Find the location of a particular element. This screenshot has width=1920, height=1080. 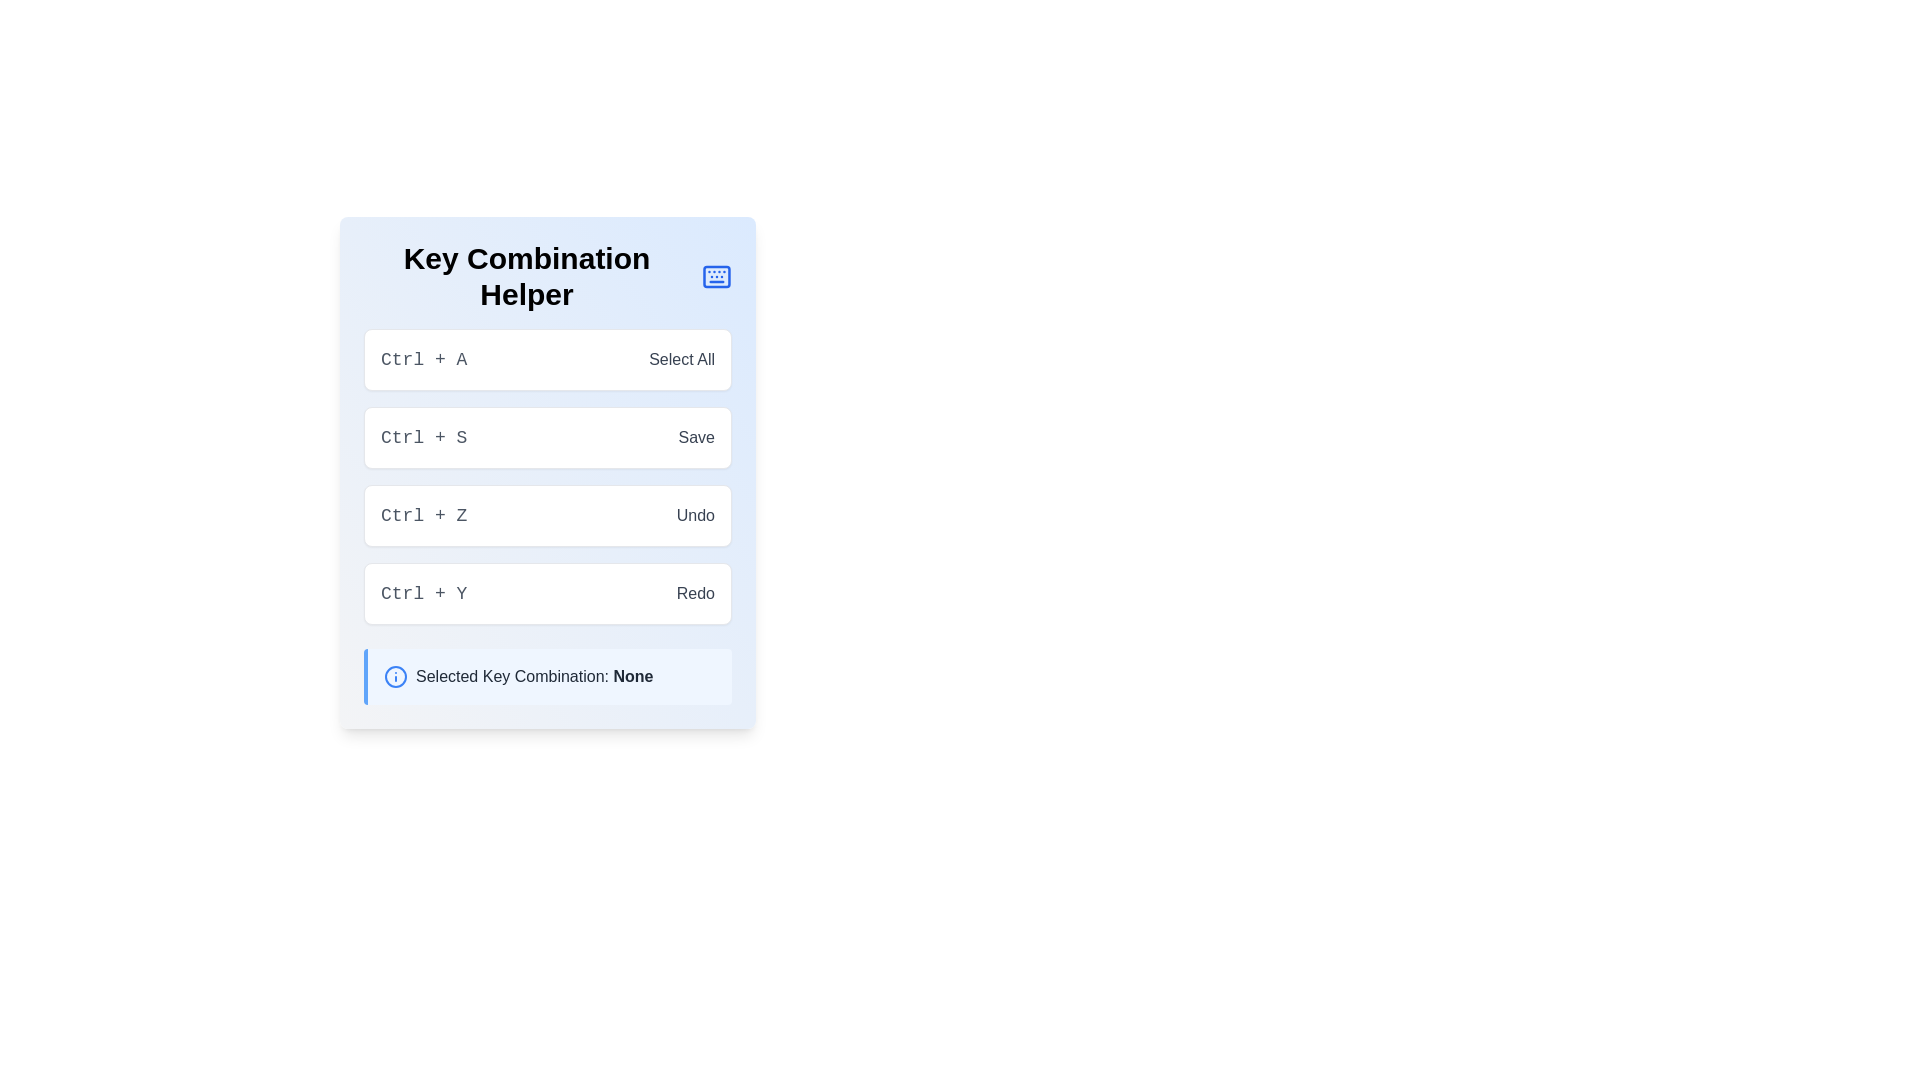

the Text label that displays the currently selected keyboard combination, located at the bottom of the interface within the informational block is located at coordinates (534, 676).